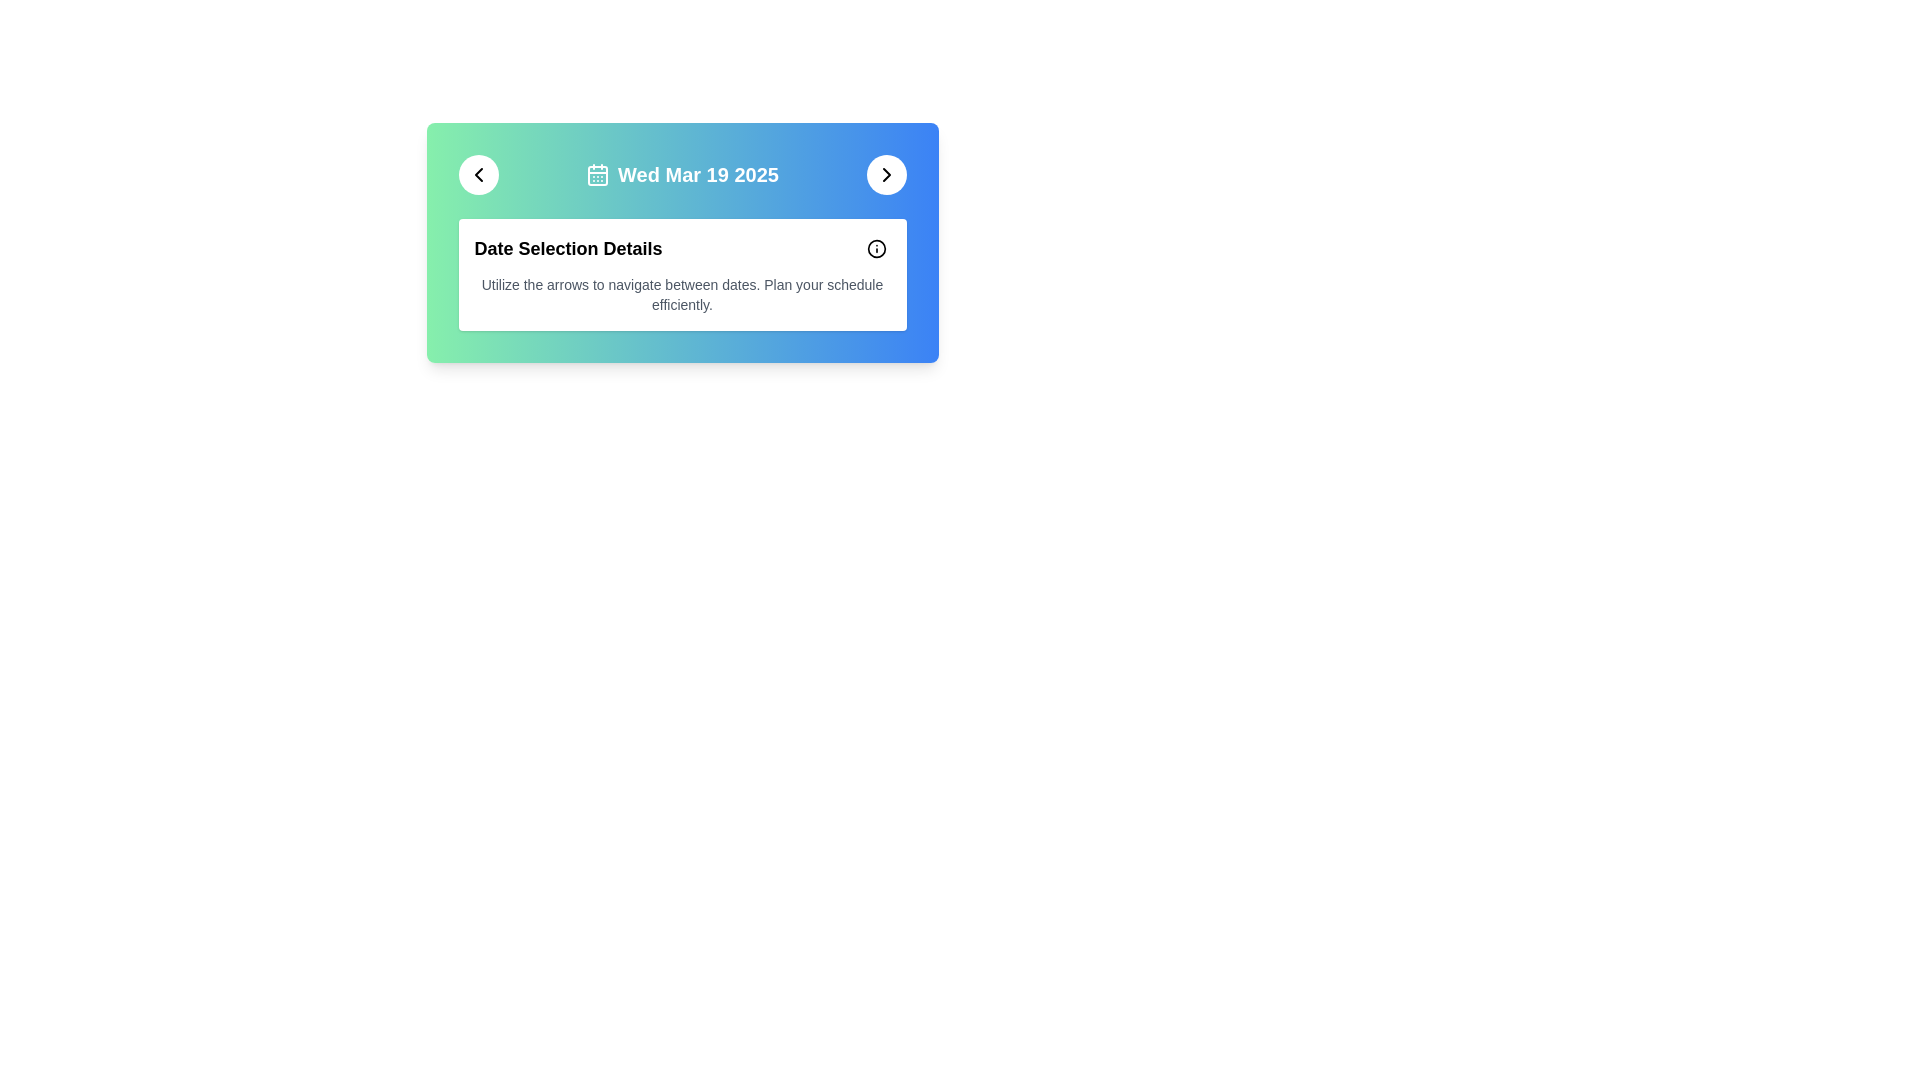 The width and height of the screenshot is (1920, 1080). I want to click on the instructional static text that displays 'Utilize the arrows to navigate between dates. Plan your schedule efficiently.' located below the 'Date Selection Details' header, so click(682, 294).